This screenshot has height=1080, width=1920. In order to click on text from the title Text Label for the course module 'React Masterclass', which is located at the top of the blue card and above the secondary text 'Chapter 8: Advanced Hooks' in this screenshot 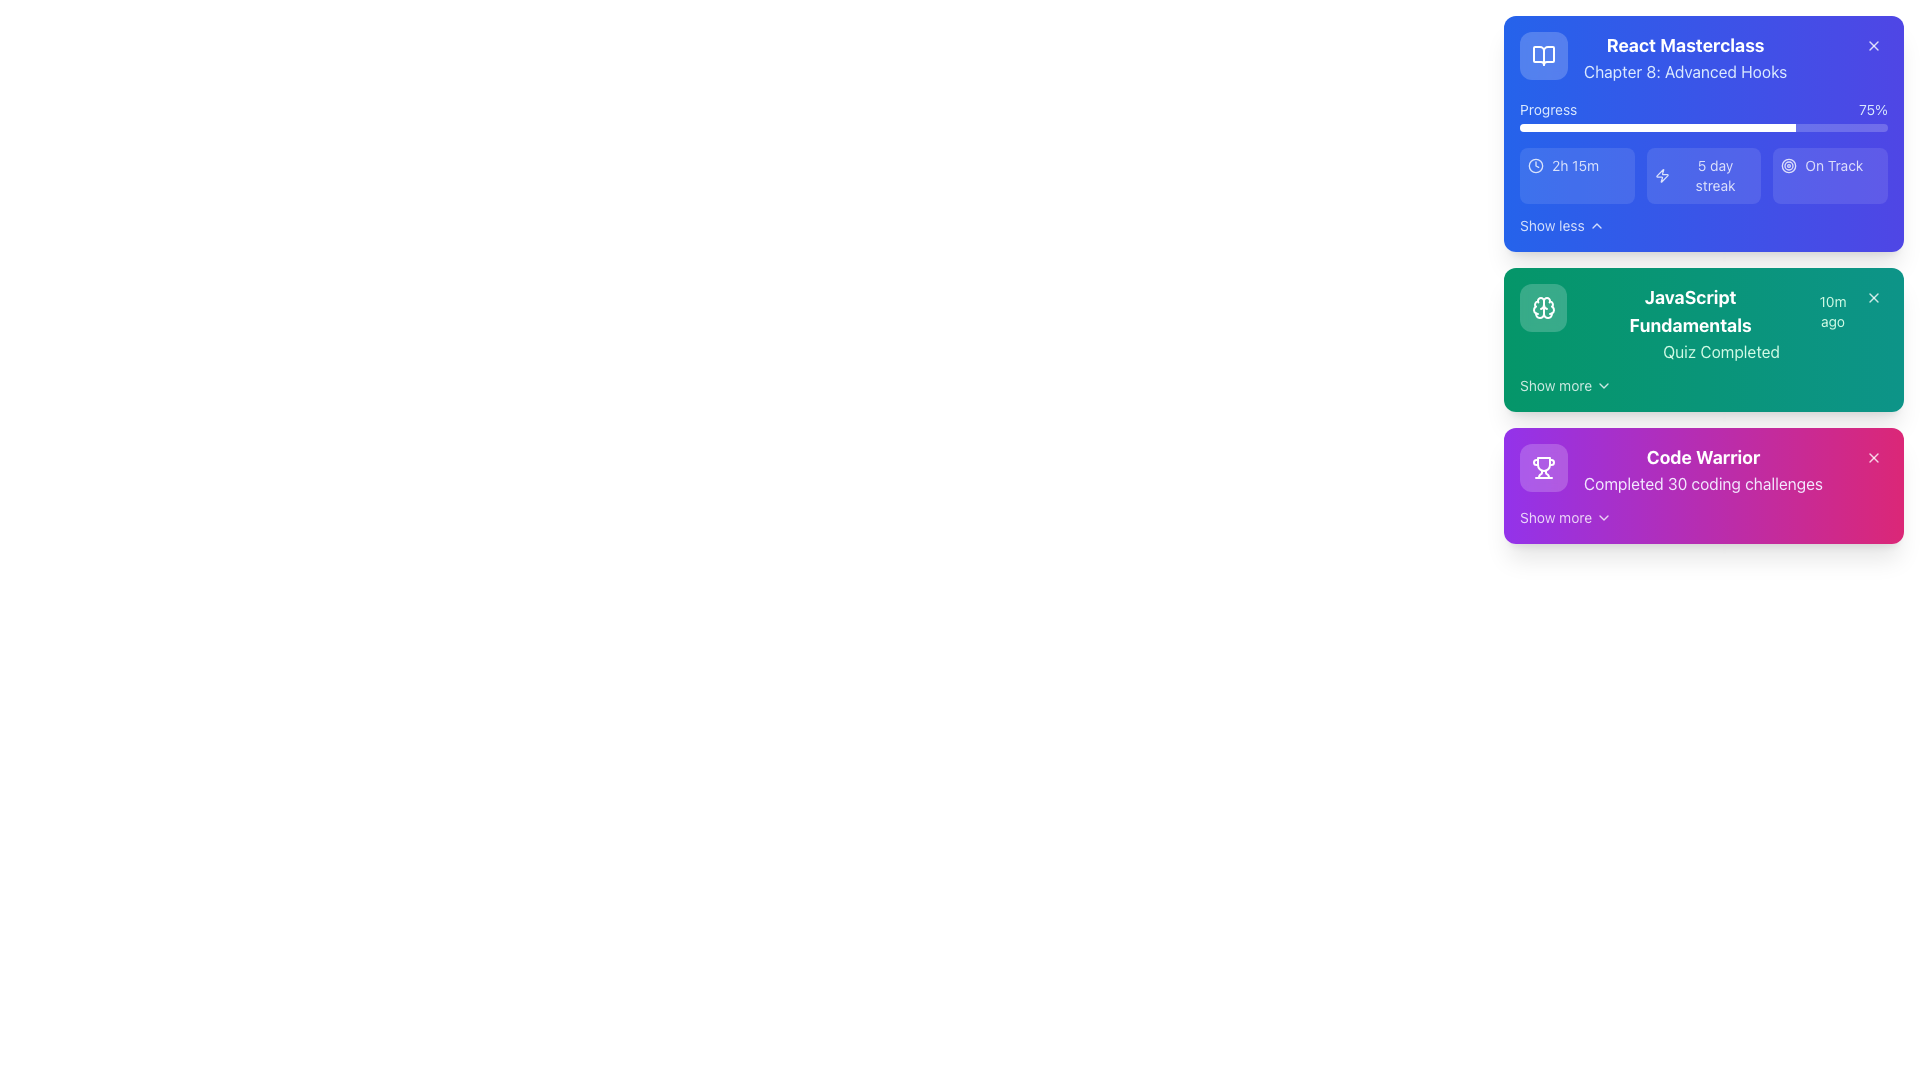, I will do `click(1684, 45)`.